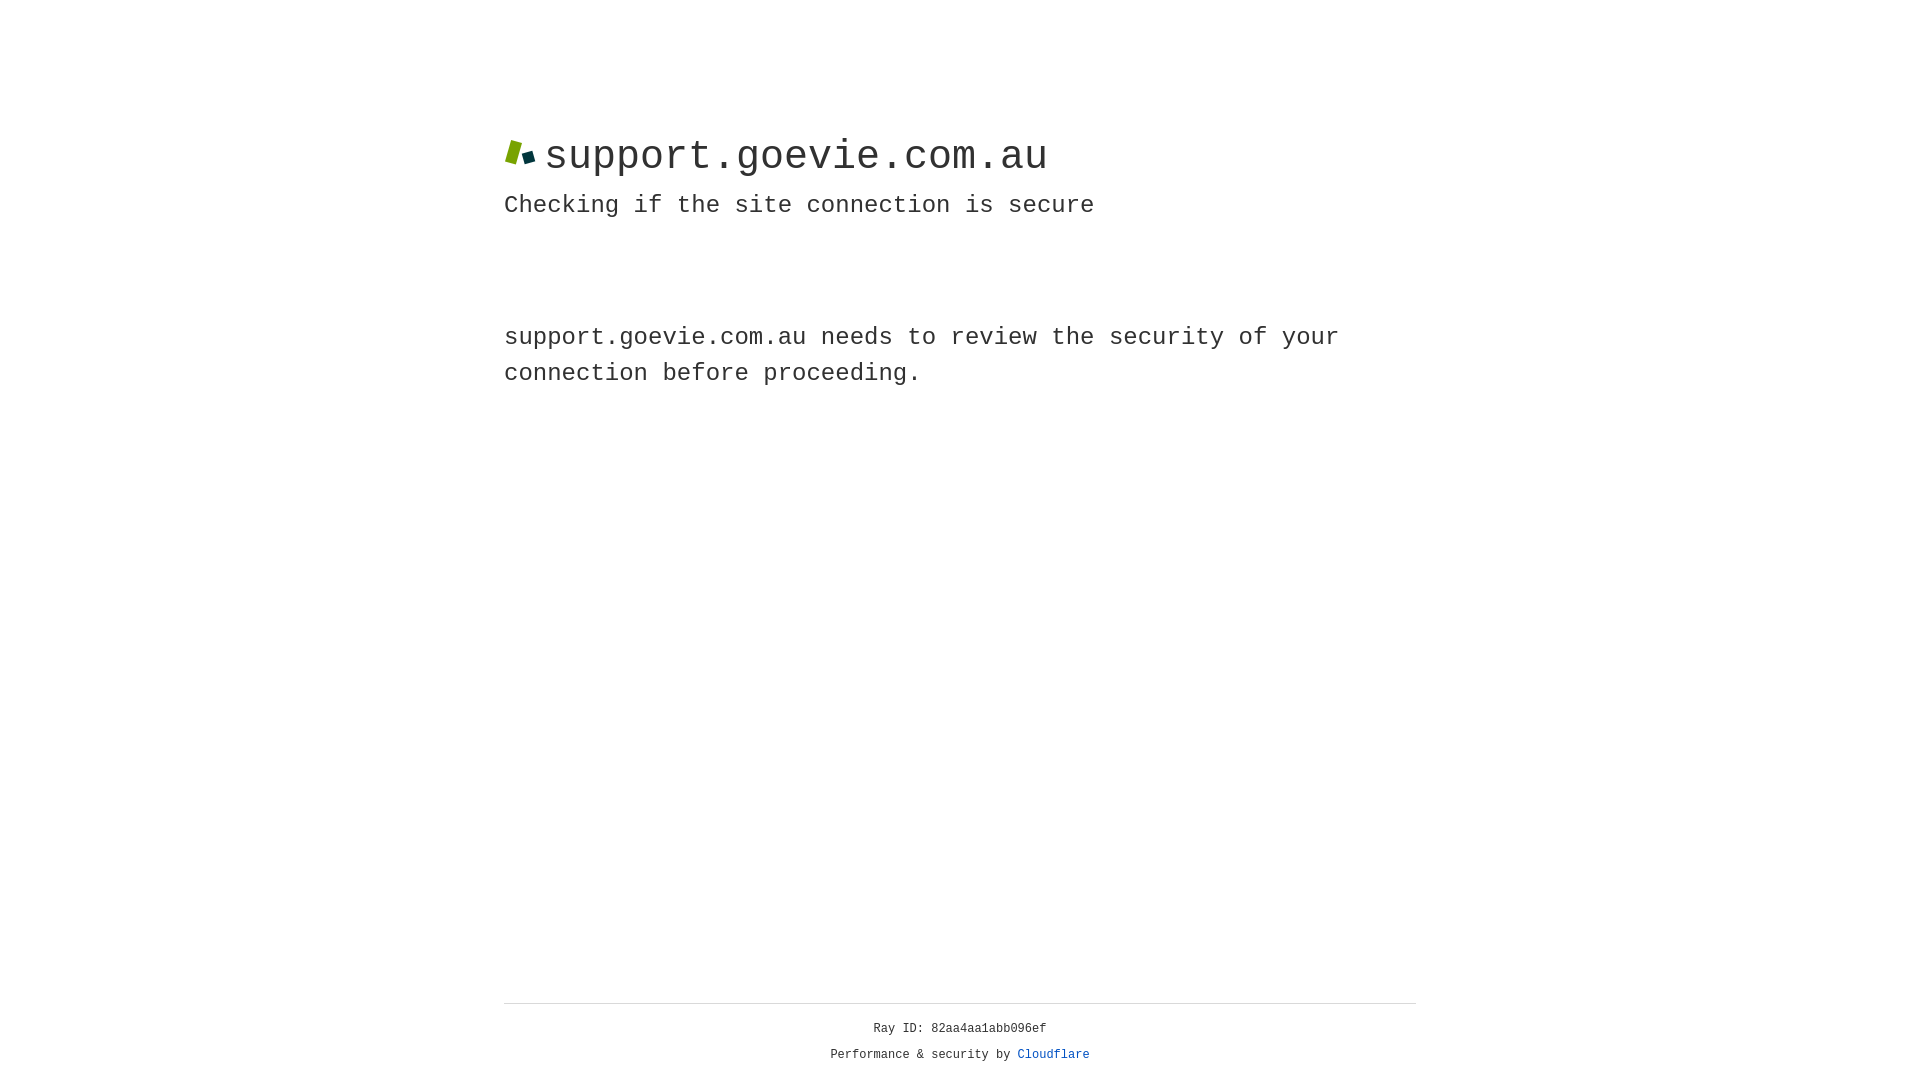 This screenshot has height=1080, width=1920. I want to click on 'Cloudflare', so click(1053, 1054).